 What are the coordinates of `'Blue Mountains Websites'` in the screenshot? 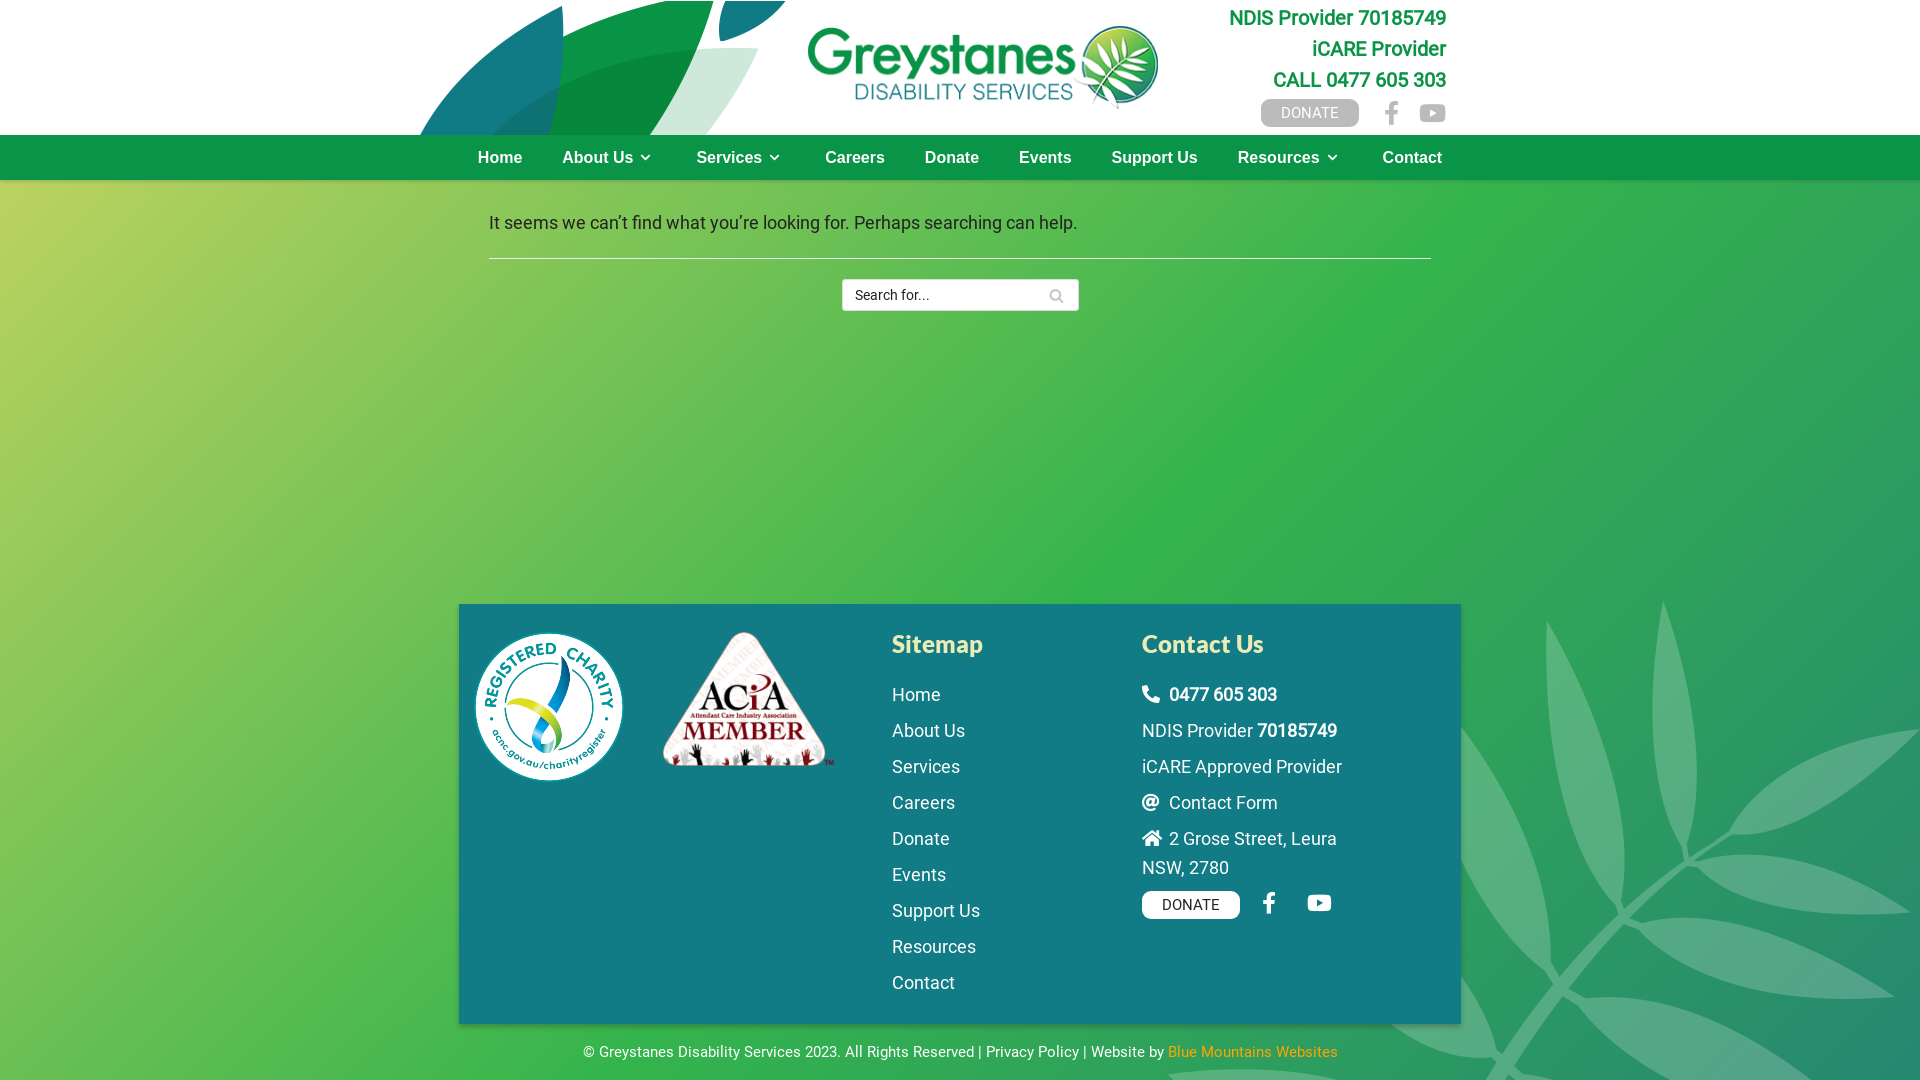 It's located at (1251, 1051).